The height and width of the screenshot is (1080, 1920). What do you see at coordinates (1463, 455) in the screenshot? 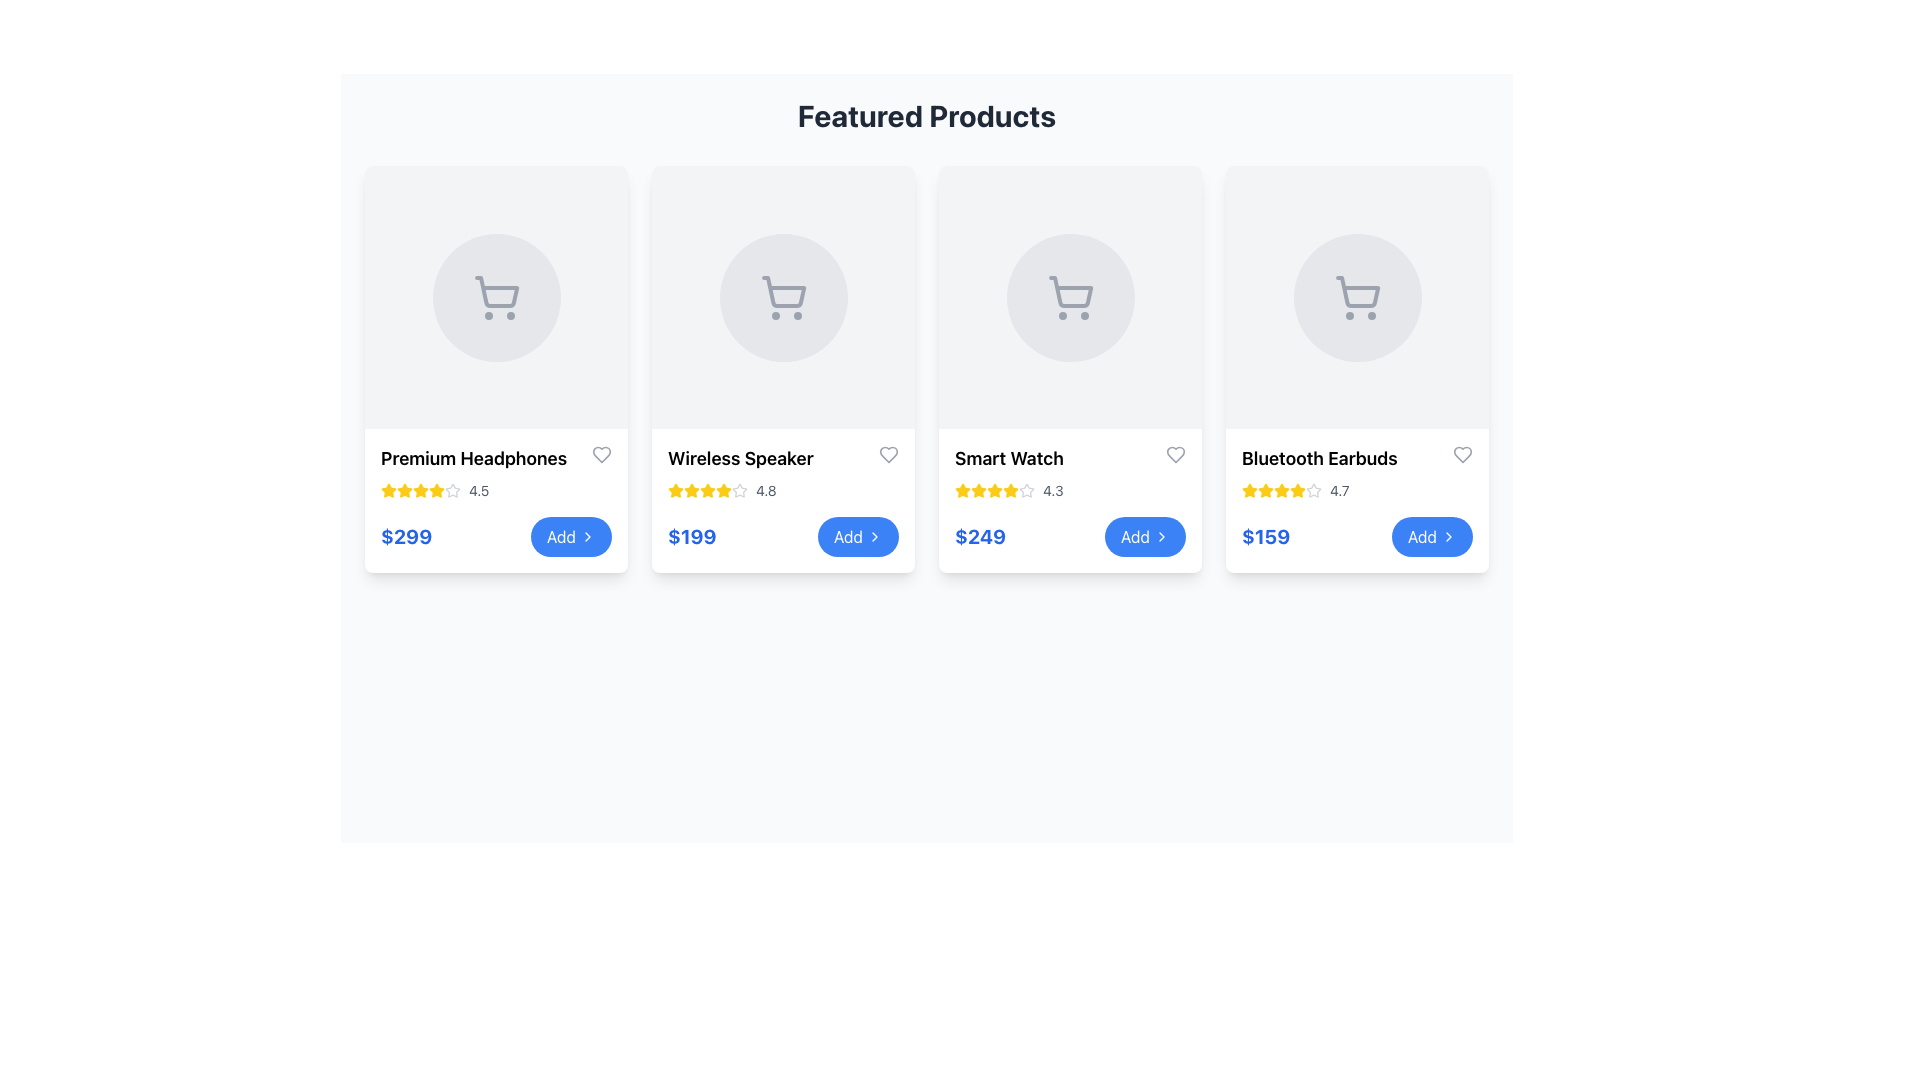
I see `the heart-shaped icon` at bounding box center [1463, 455].